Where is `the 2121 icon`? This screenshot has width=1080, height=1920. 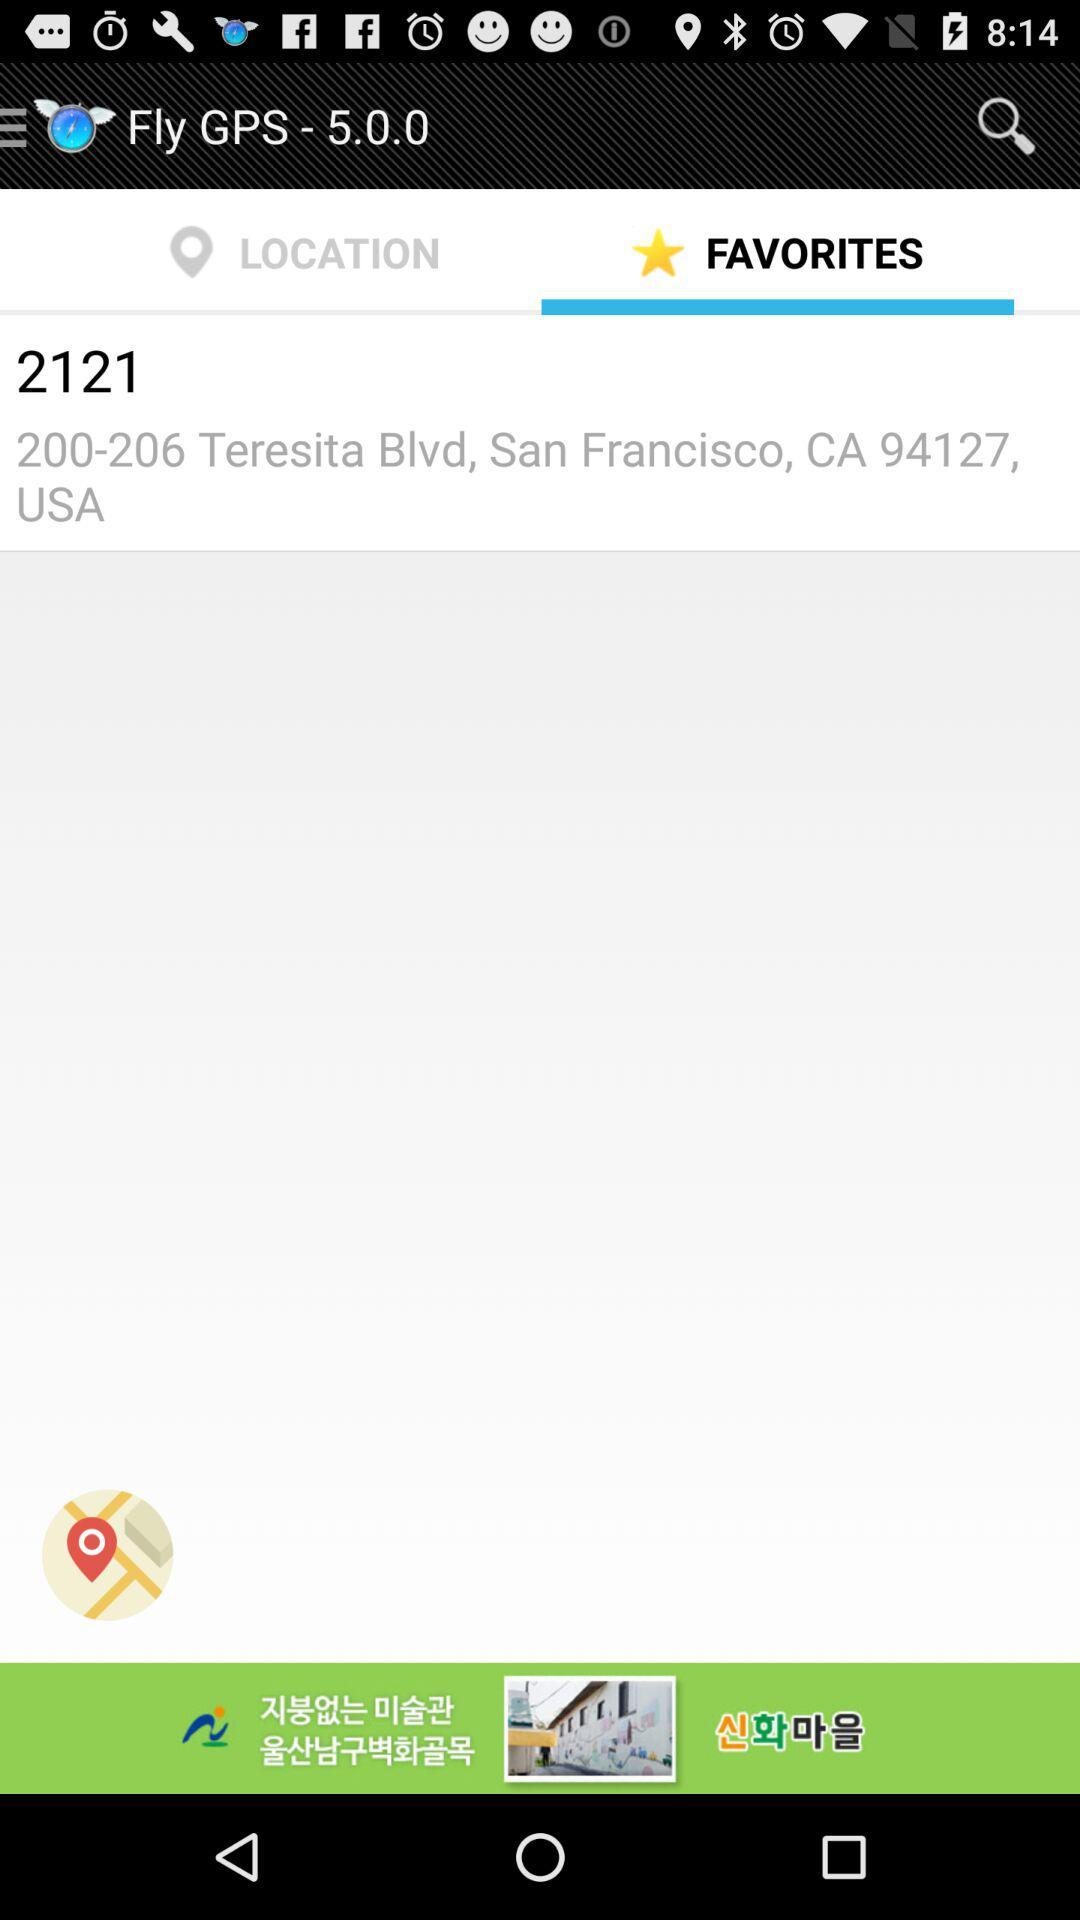
the 2121 icon is located at coordinates (540, 373).